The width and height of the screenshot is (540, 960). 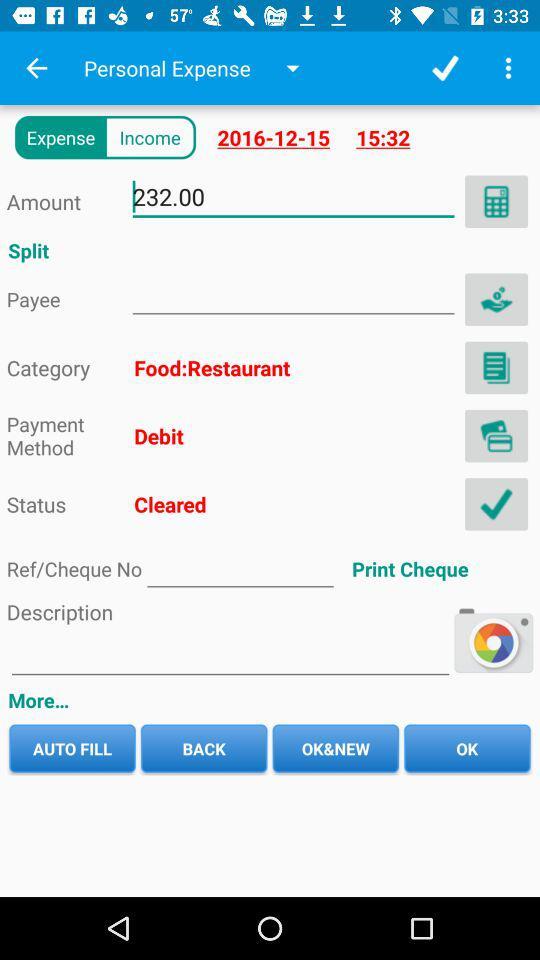 What do you see at coordinates (495, 201) in the screenshot?
I see `calculator` at bounding box center [495, 201].